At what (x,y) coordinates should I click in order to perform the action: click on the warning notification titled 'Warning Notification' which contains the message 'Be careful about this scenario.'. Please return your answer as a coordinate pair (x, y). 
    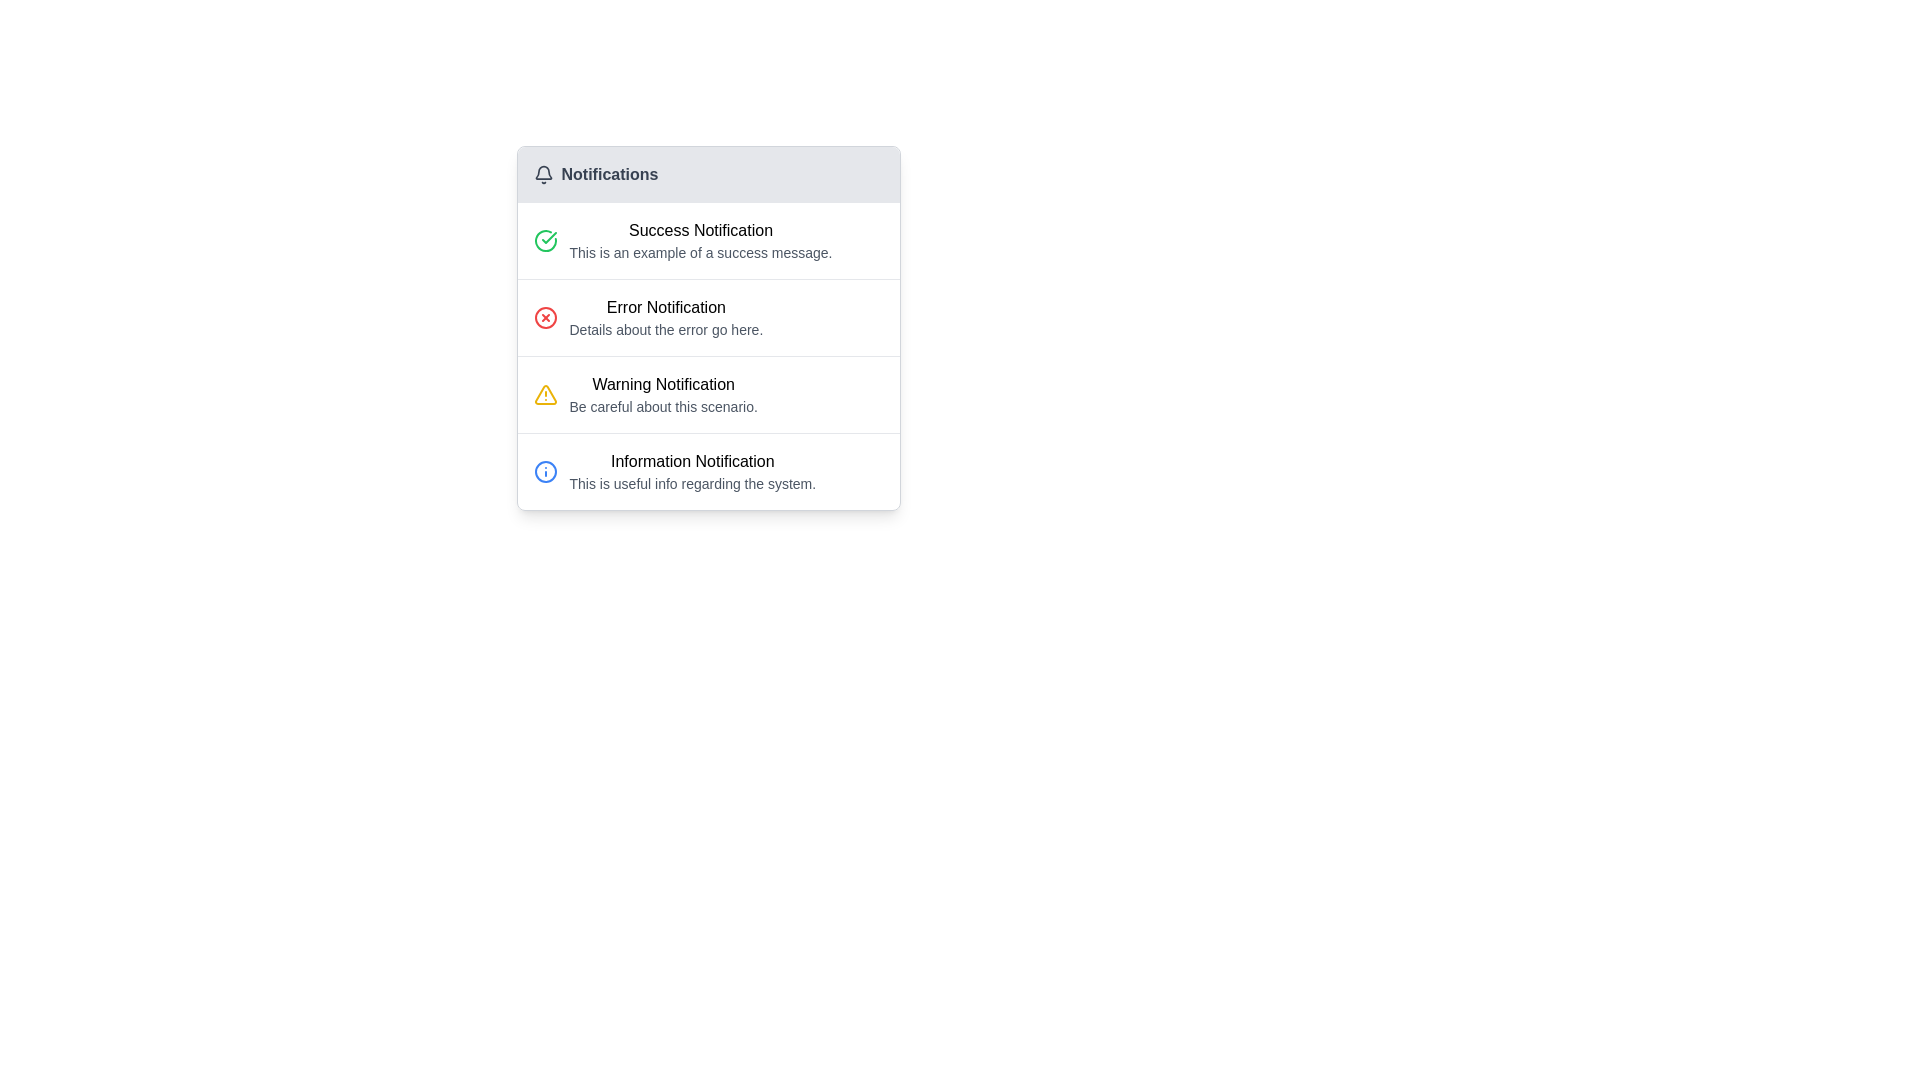
    Looking at the image, I should click on (663, 394).